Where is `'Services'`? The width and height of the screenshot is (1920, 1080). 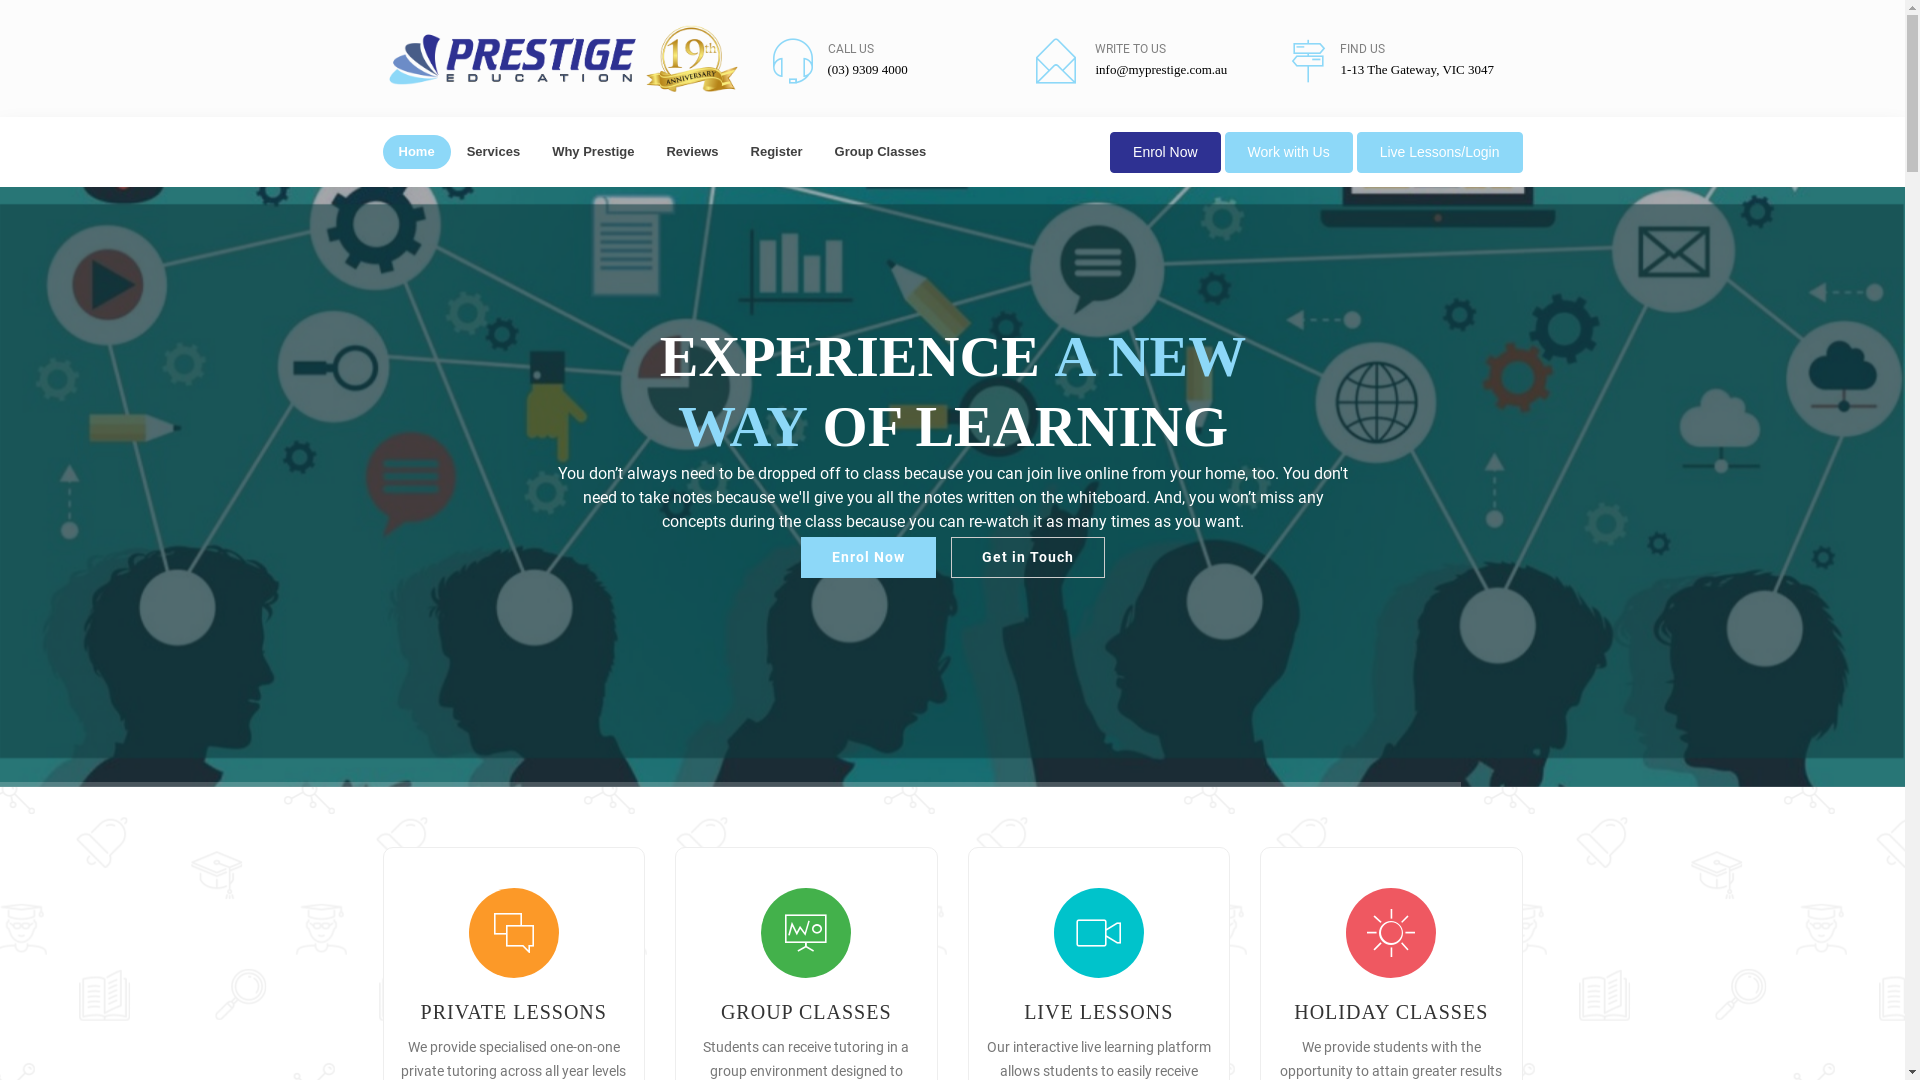 'Services' is located at coordinates (494, 150).